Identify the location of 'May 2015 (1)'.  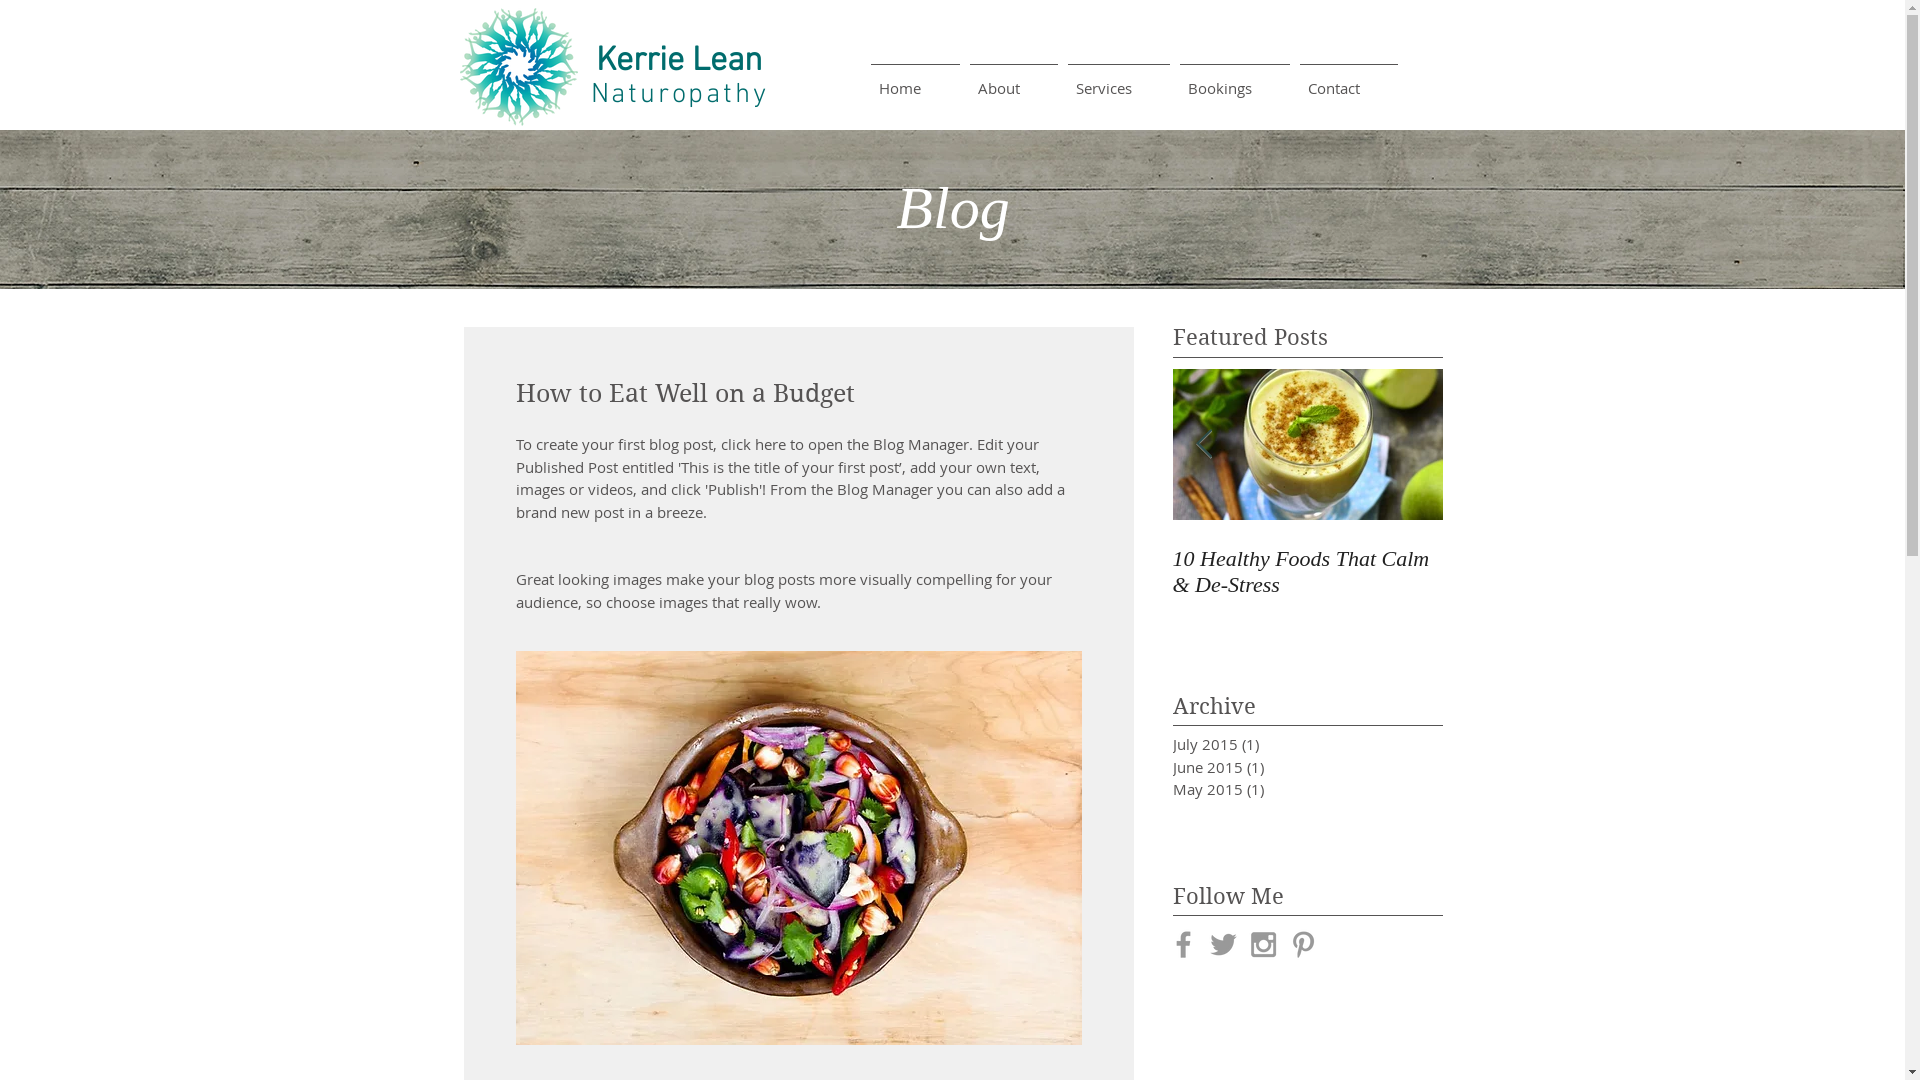
(1275, 788).